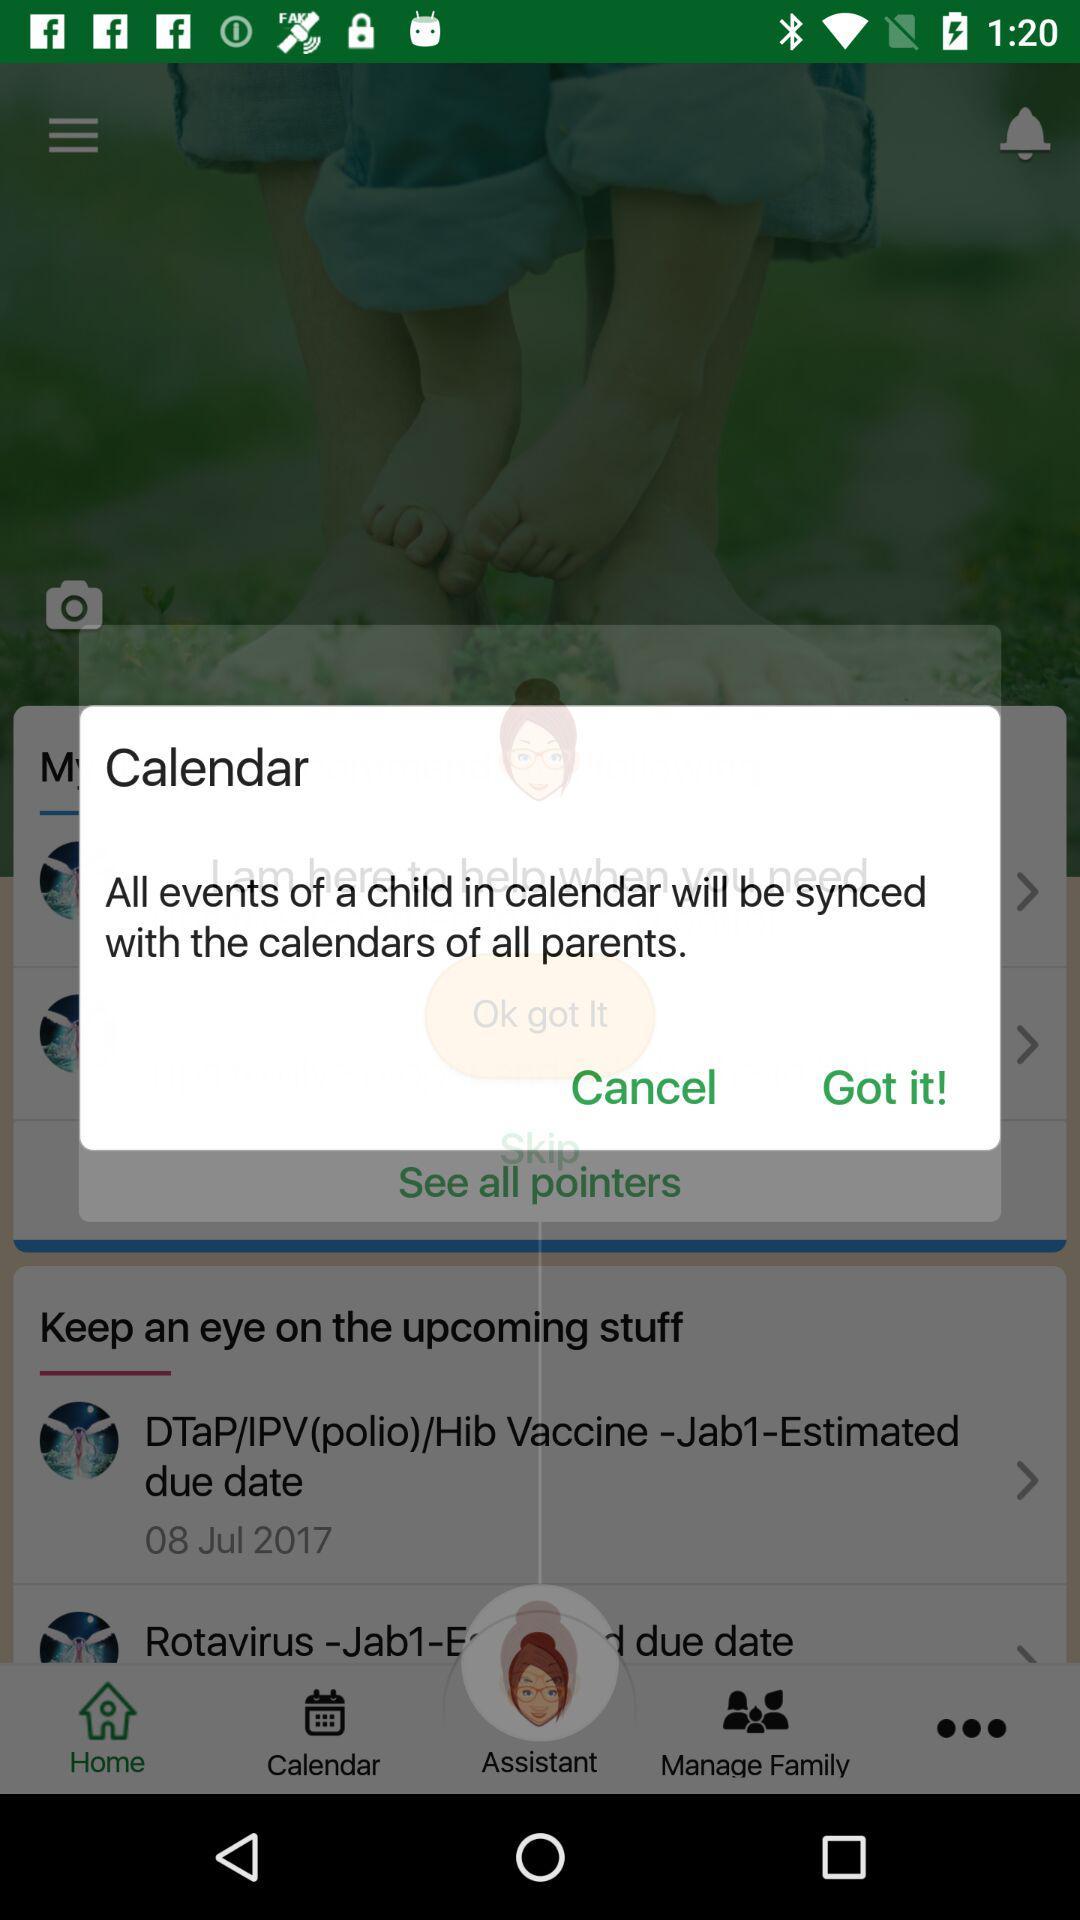 Image resolution: width=1080 pixels, height=1920 pixels. Describe the element at coordinates (643, 1088) in the screenshot. I see `item next to got it! icon` at that location.